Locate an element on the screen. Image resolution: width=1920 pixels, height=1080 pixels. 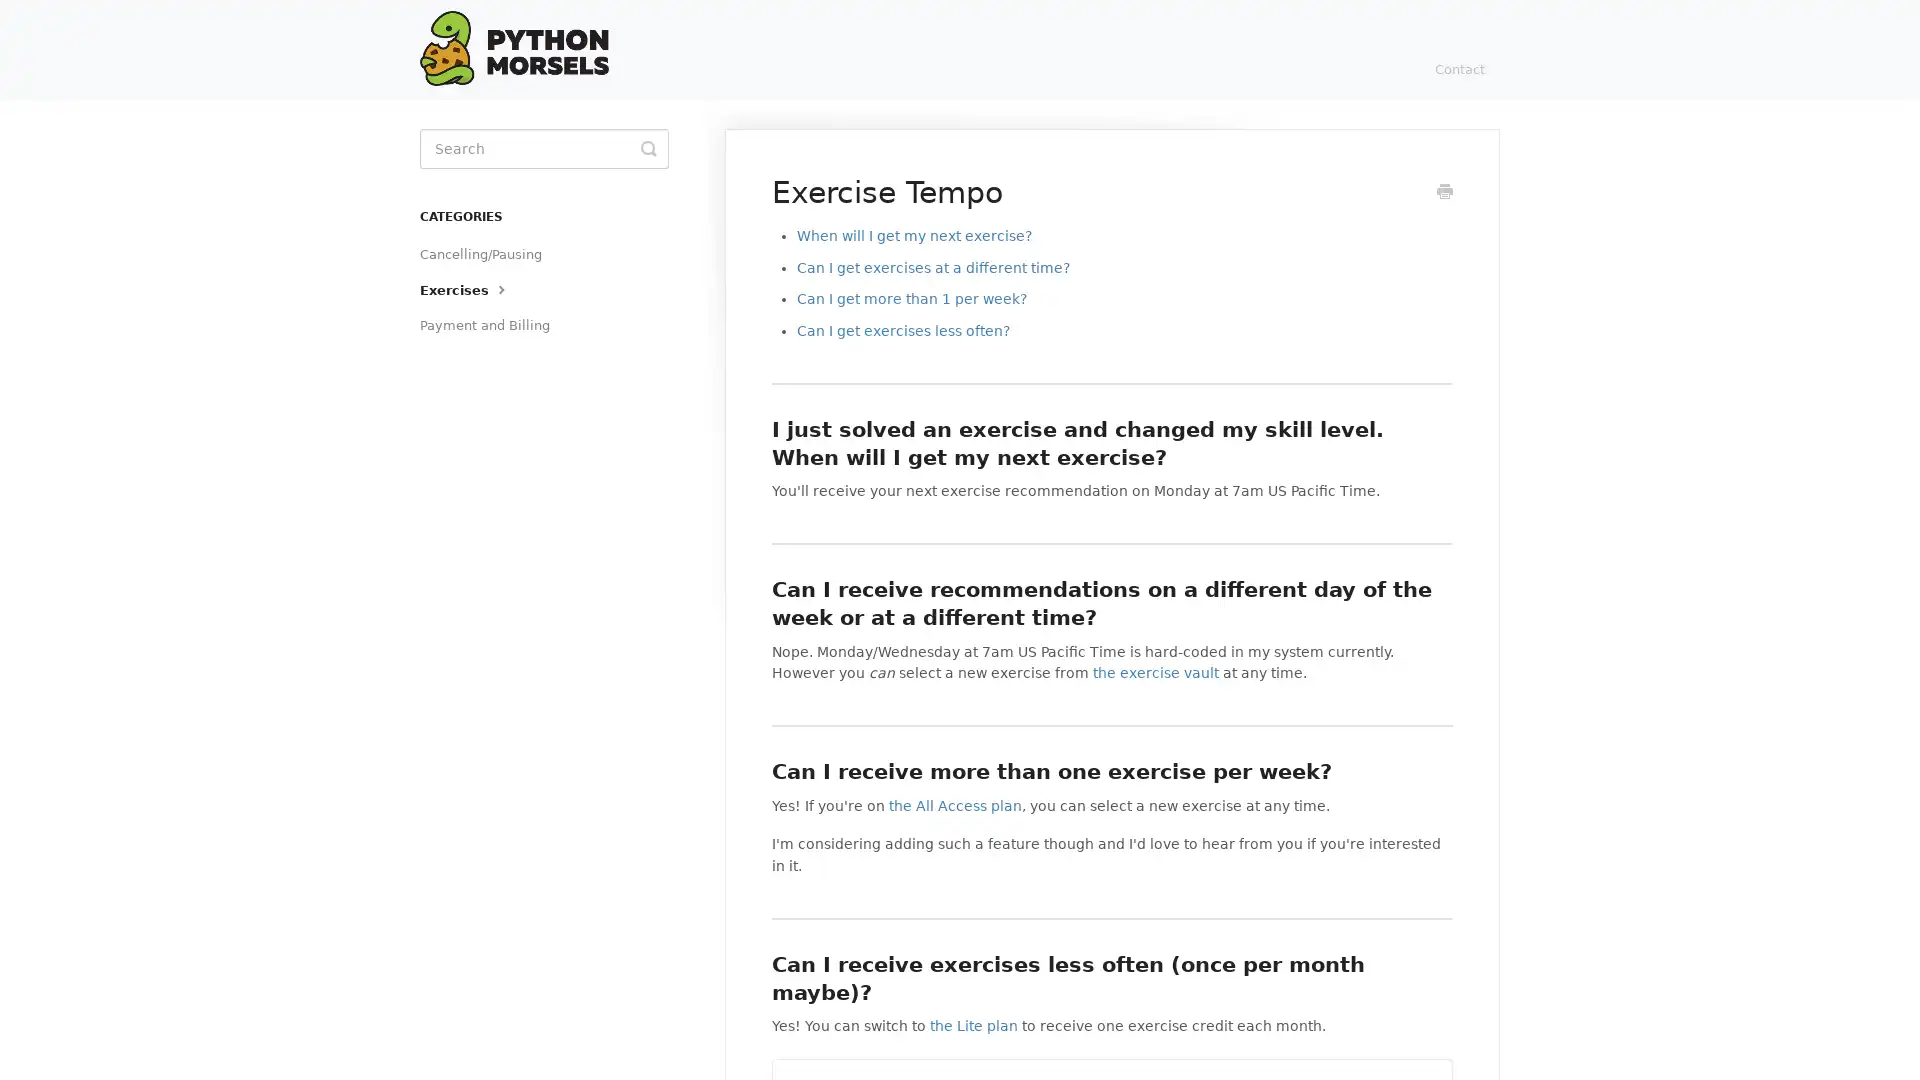
Toggle Search is located at coordinates (648, 148).